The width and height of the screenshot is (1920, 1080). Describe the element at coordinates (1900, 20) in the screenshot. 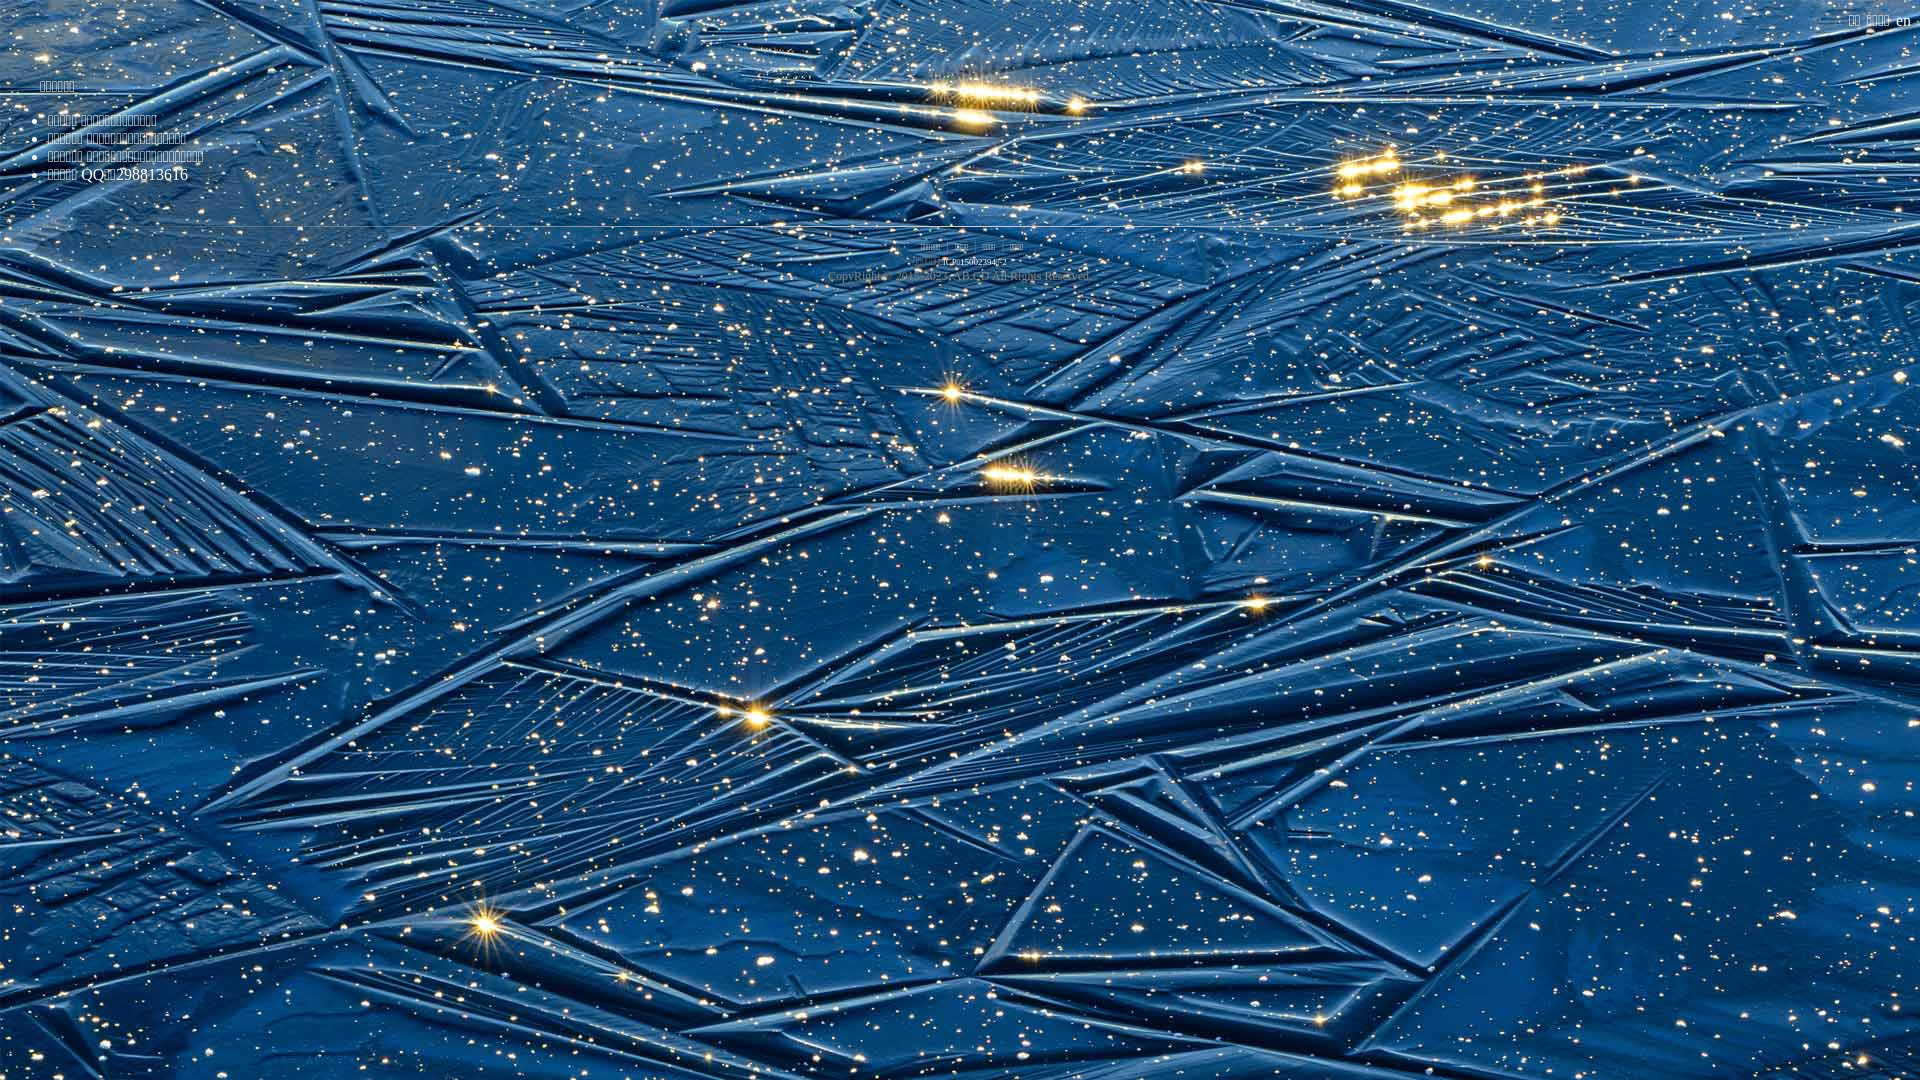

I see `' en'` at that location.